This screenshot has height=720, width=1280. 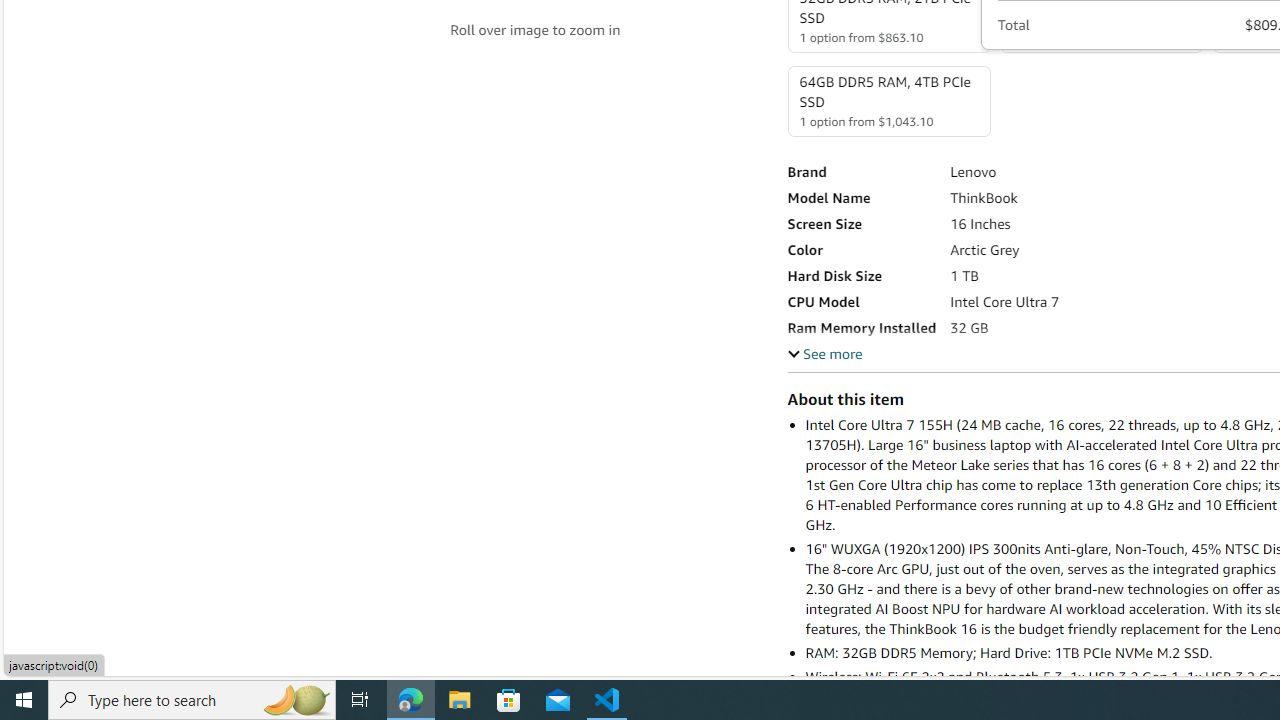 What do you see at coordinates (887, 101) in the screenshot?
I see `'64GB DDR5 RAM, 4TB PCIe SSD 1 option from $1,043.10'` at bounding box center [887, 101].